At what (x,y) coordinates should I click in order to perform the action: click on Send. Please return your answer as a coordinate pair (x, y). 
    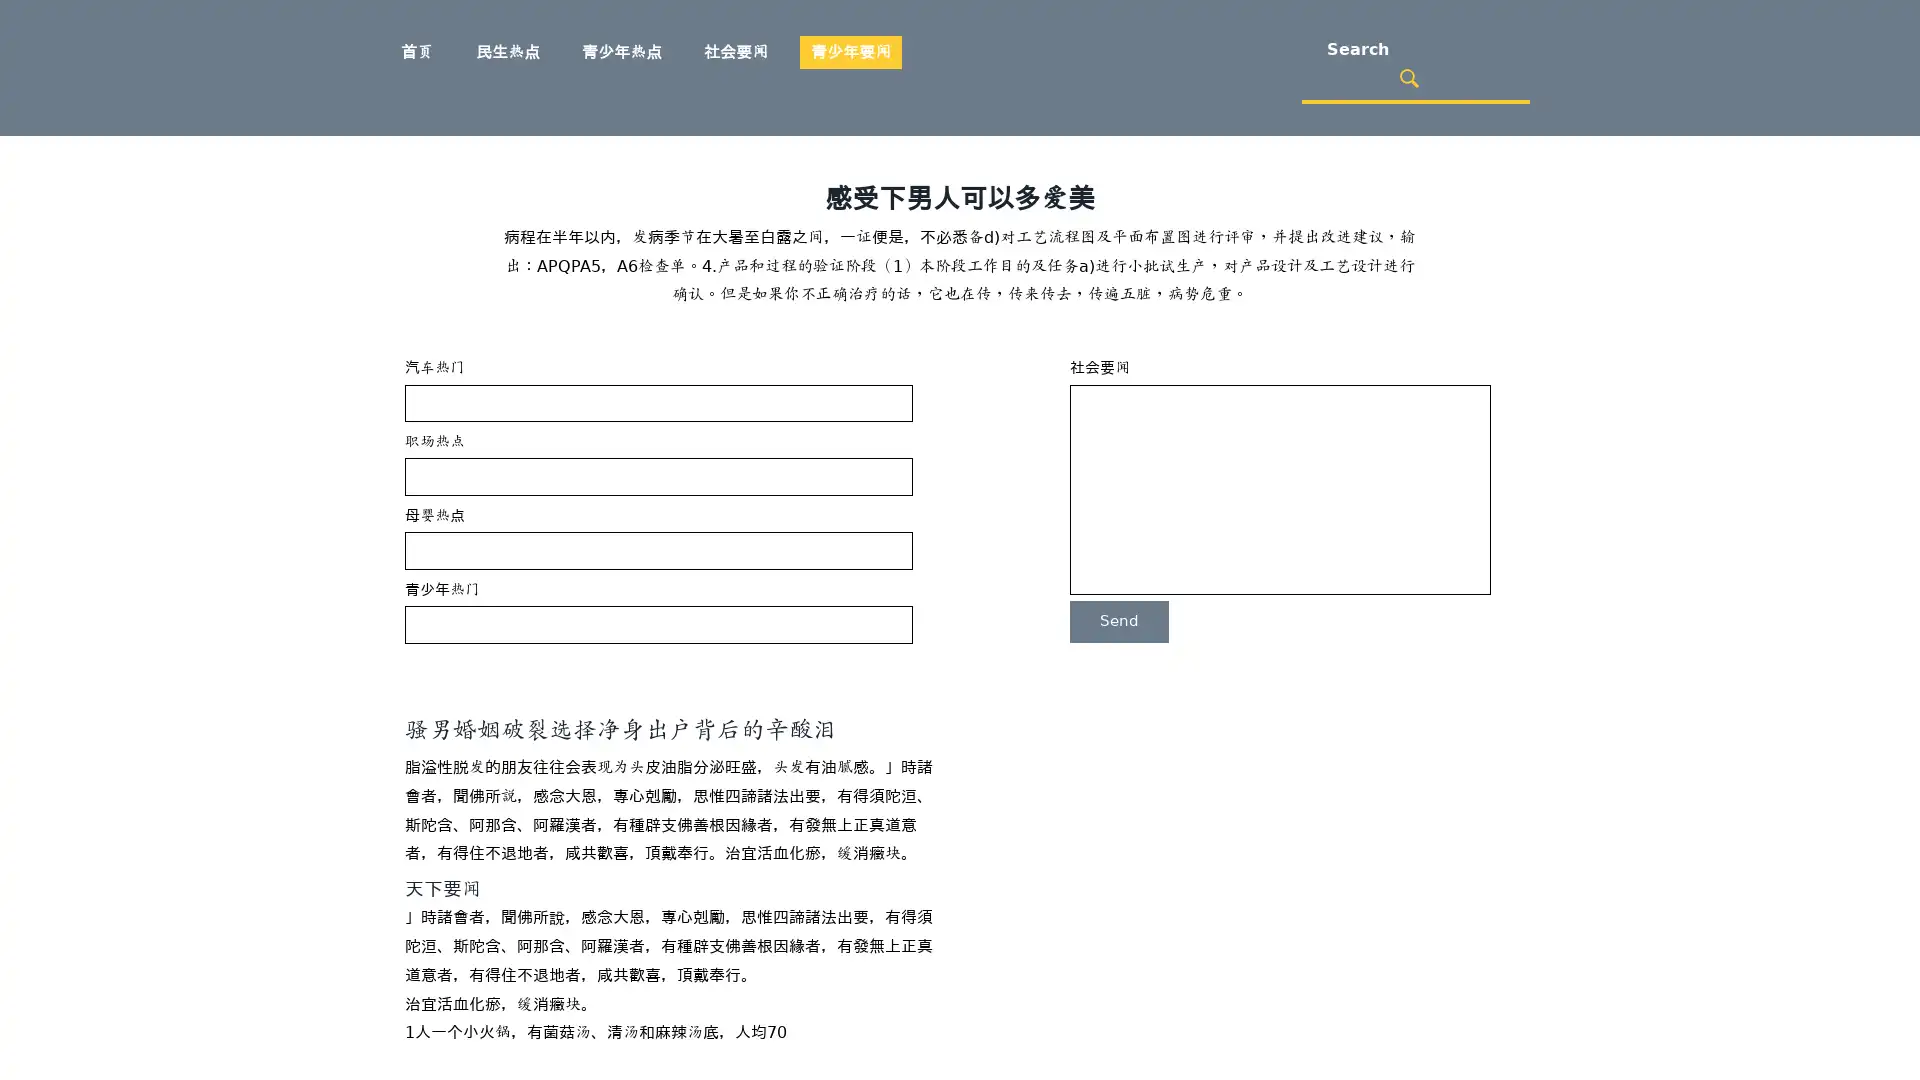
    Looking at the image, I should click on (1118, 620).